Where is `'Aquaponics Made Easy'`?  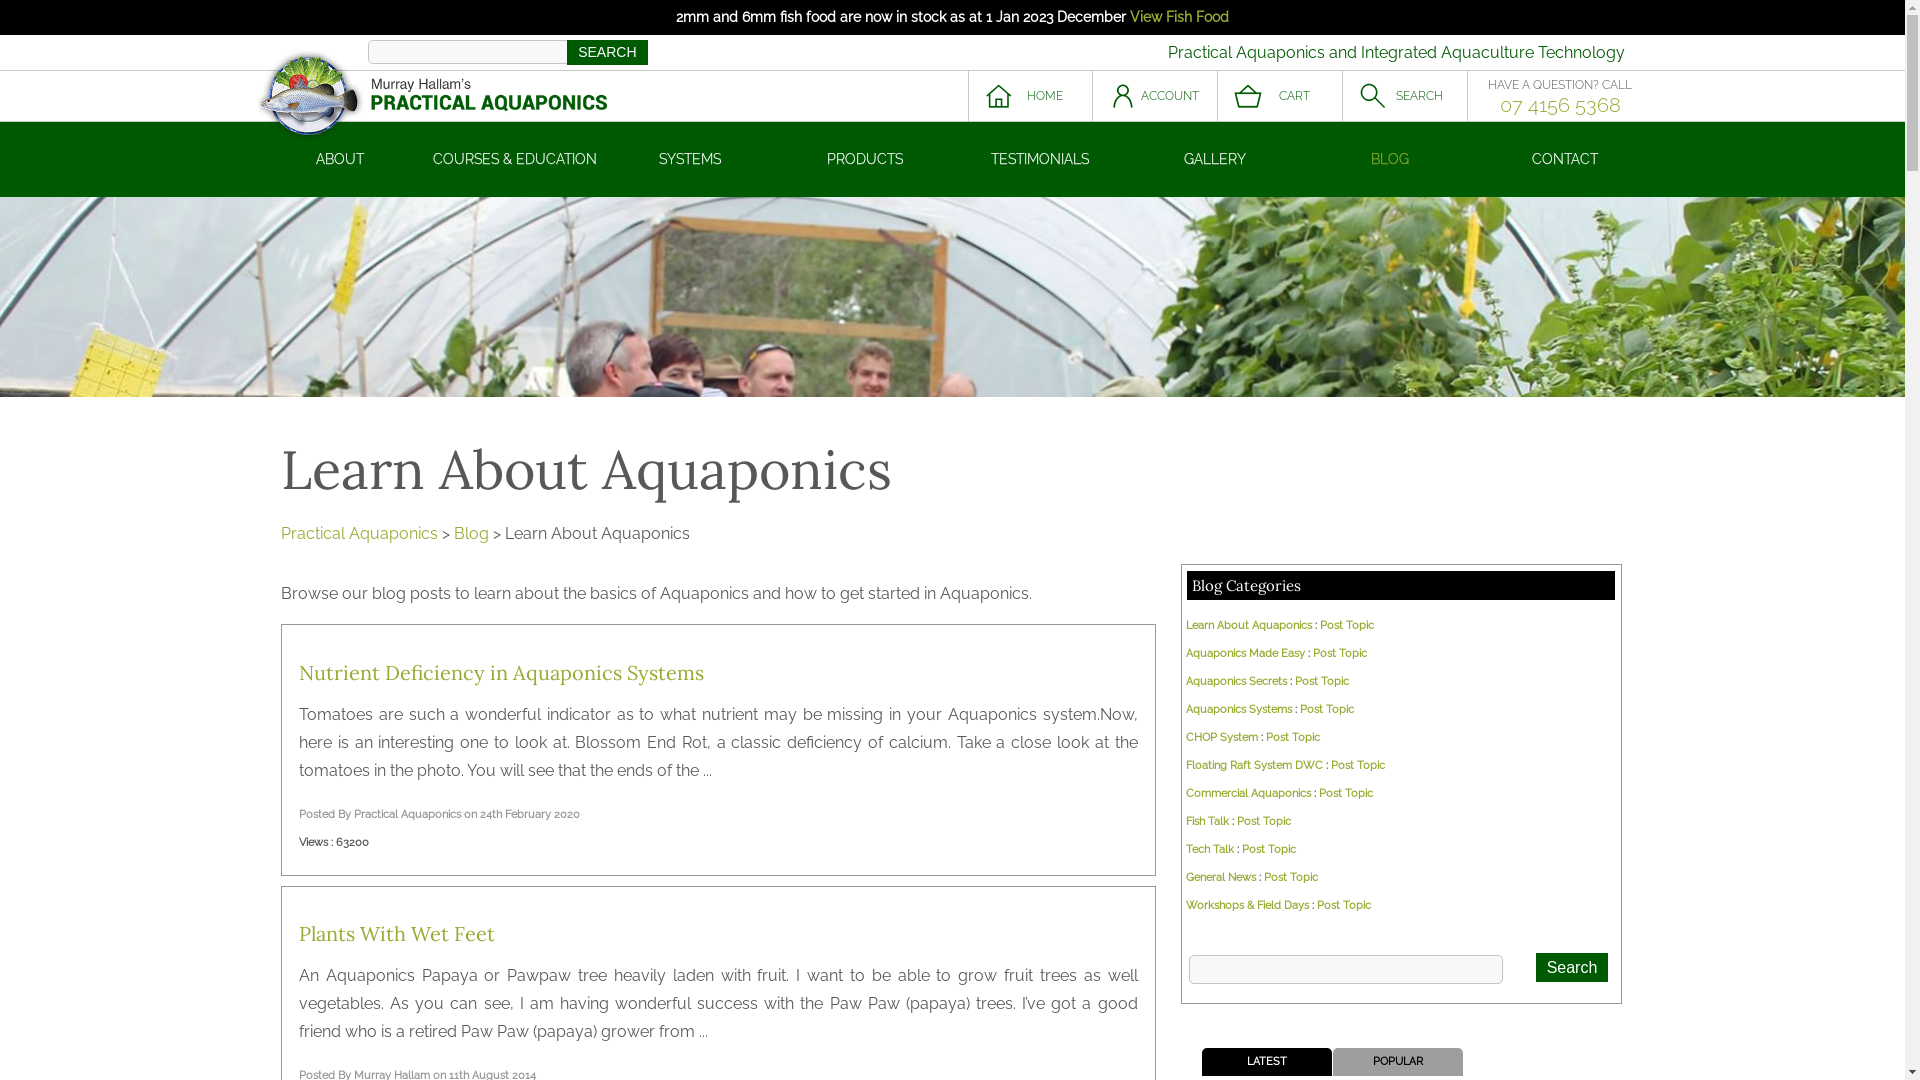 'Aquaponics Made Easy' is located at coordinates (1244, 653).